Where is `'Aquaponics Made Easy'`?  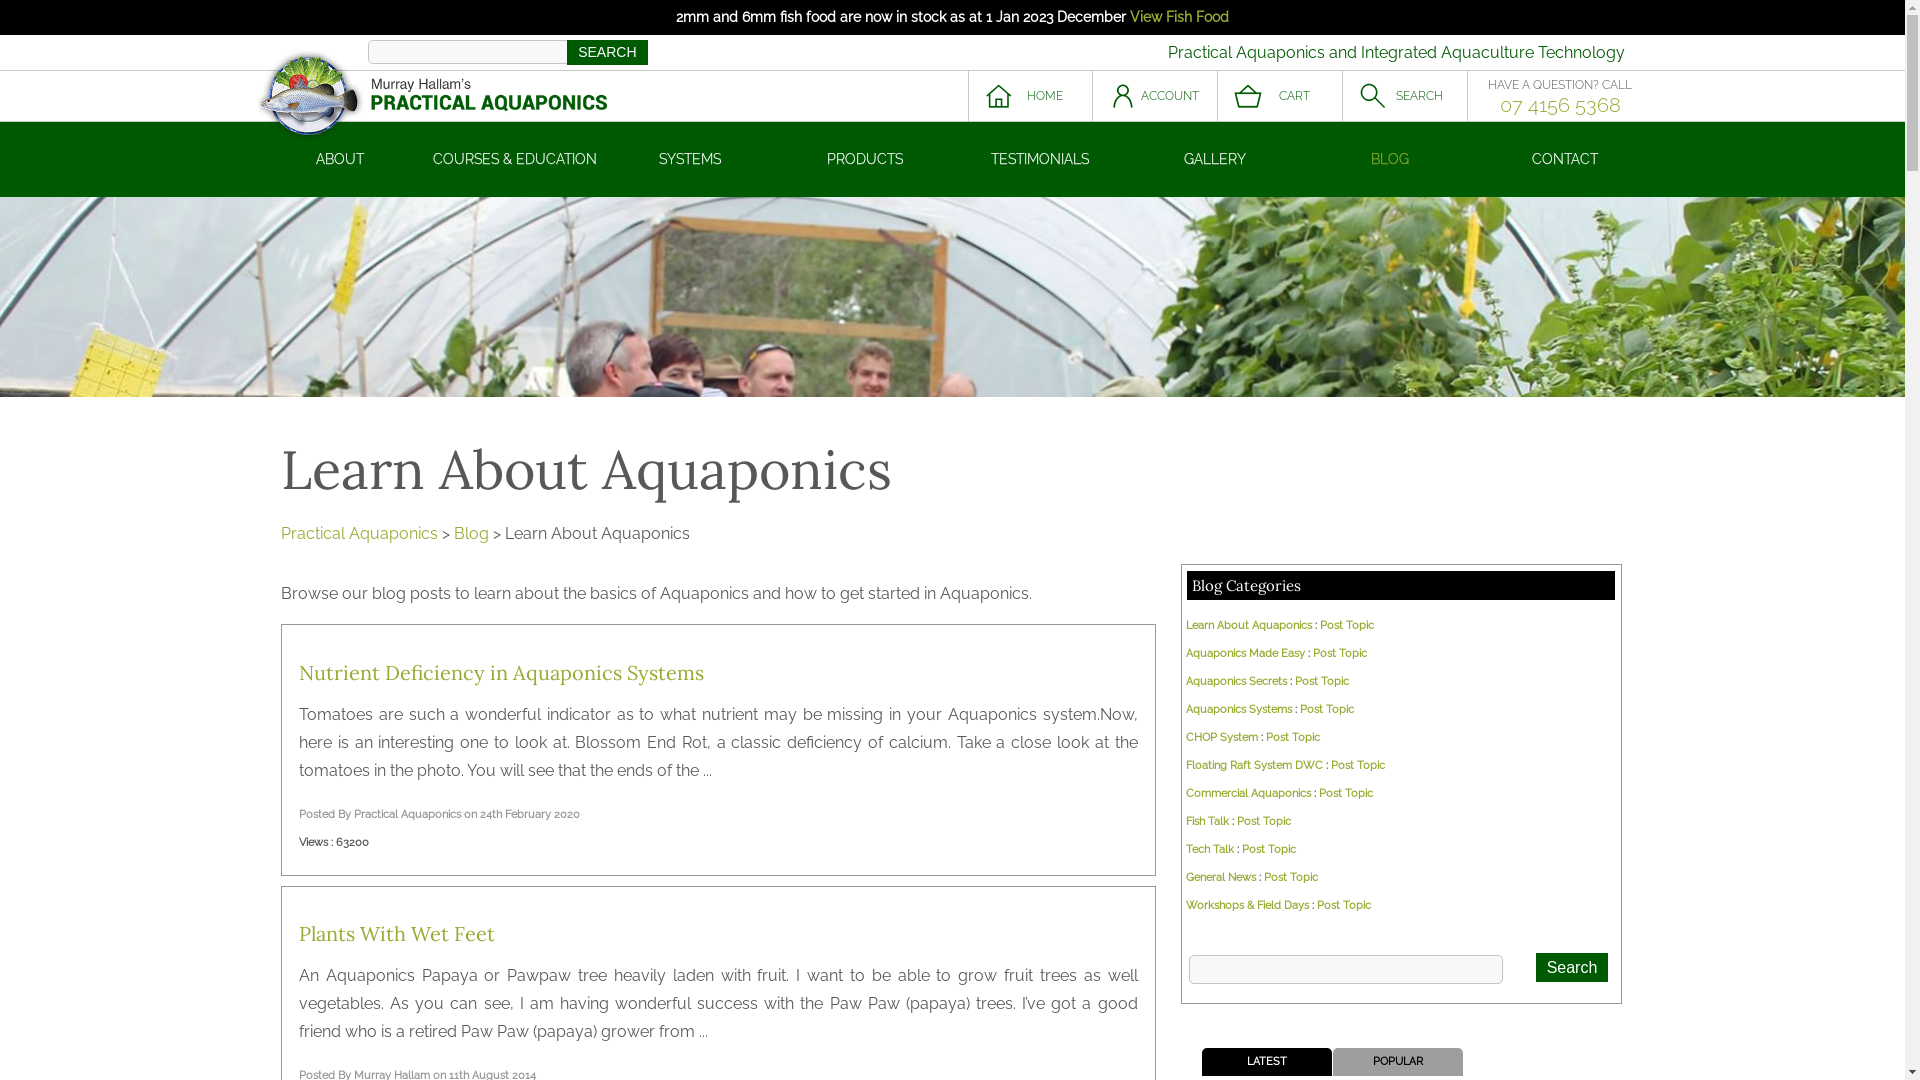 'Aquaponics Made Easy' is located at coordinates (1244, 653).